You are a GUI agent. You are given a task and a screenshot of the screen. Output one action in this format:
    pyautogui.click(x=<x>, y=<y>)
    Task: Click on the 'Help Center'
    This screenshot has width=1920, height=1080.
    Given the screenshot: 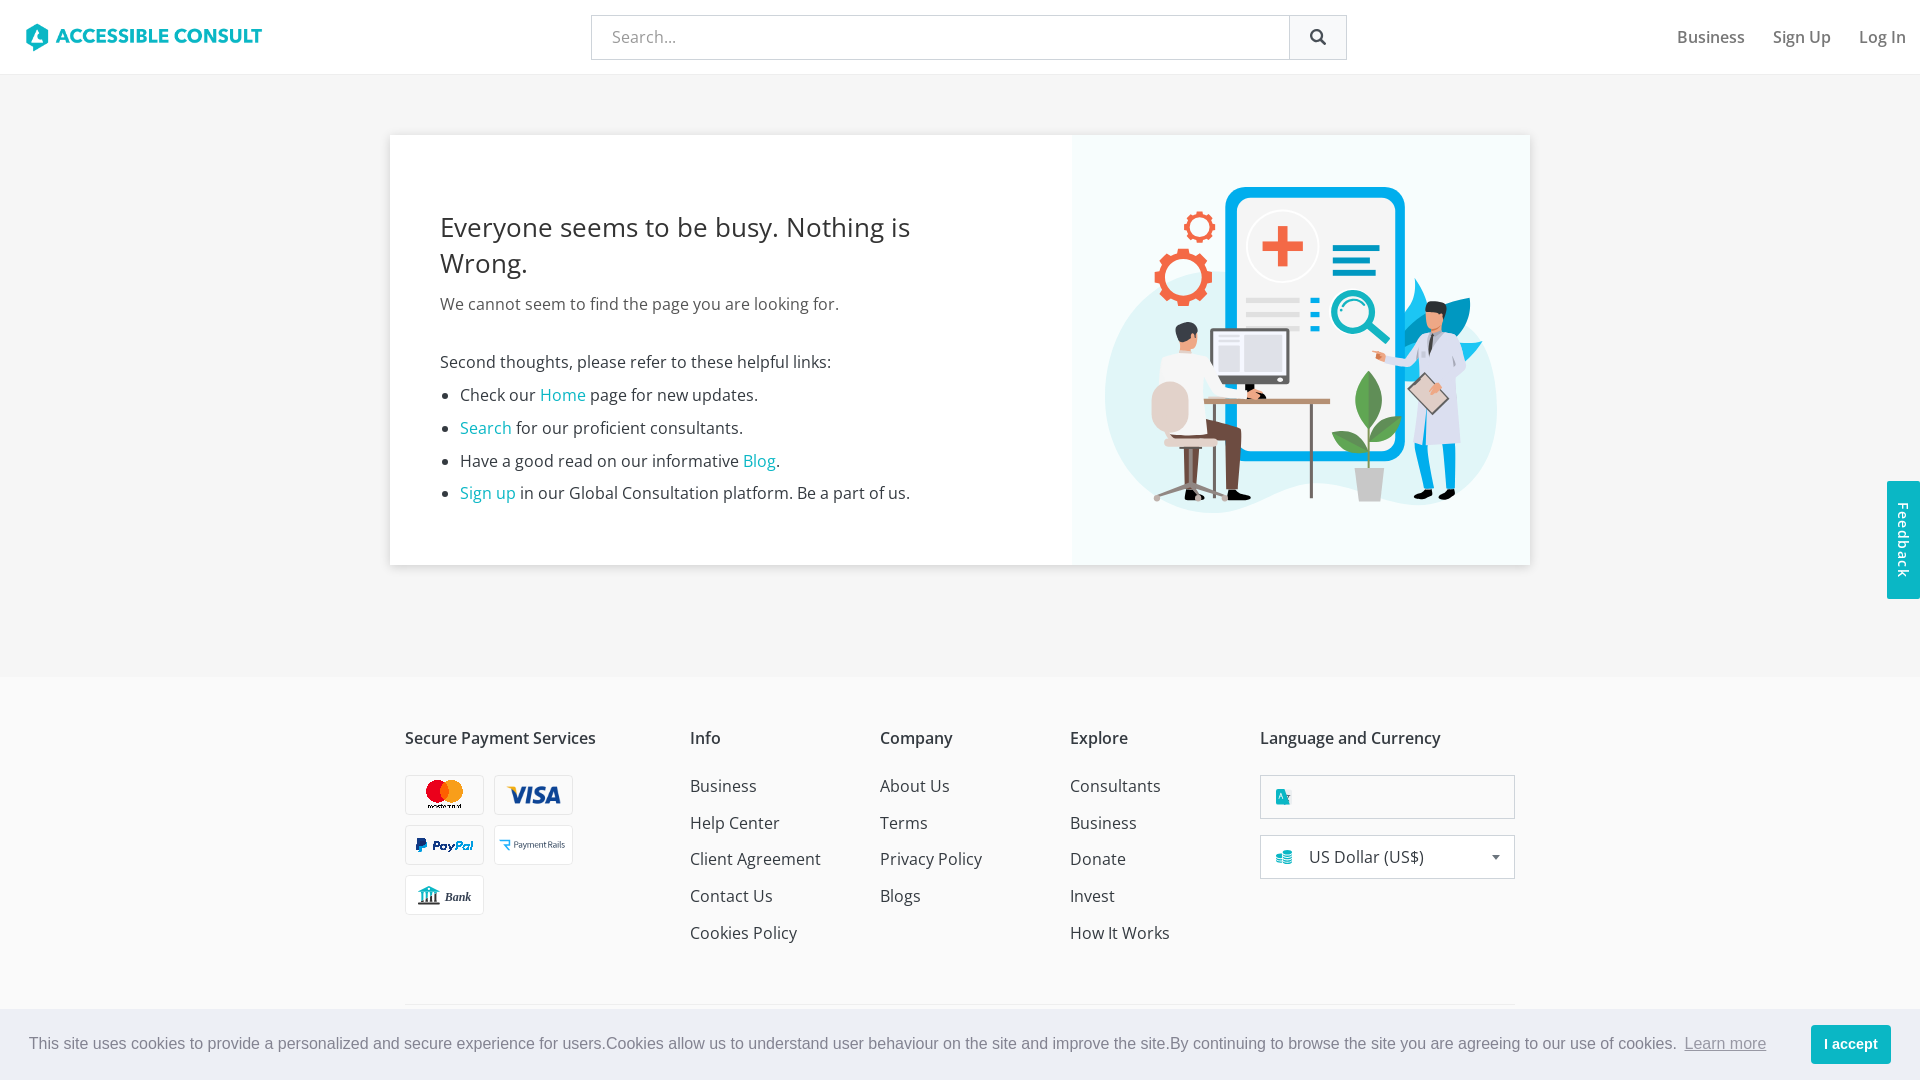 What is the action you would take?
    pyautogui.click(x=690, y=823)
    